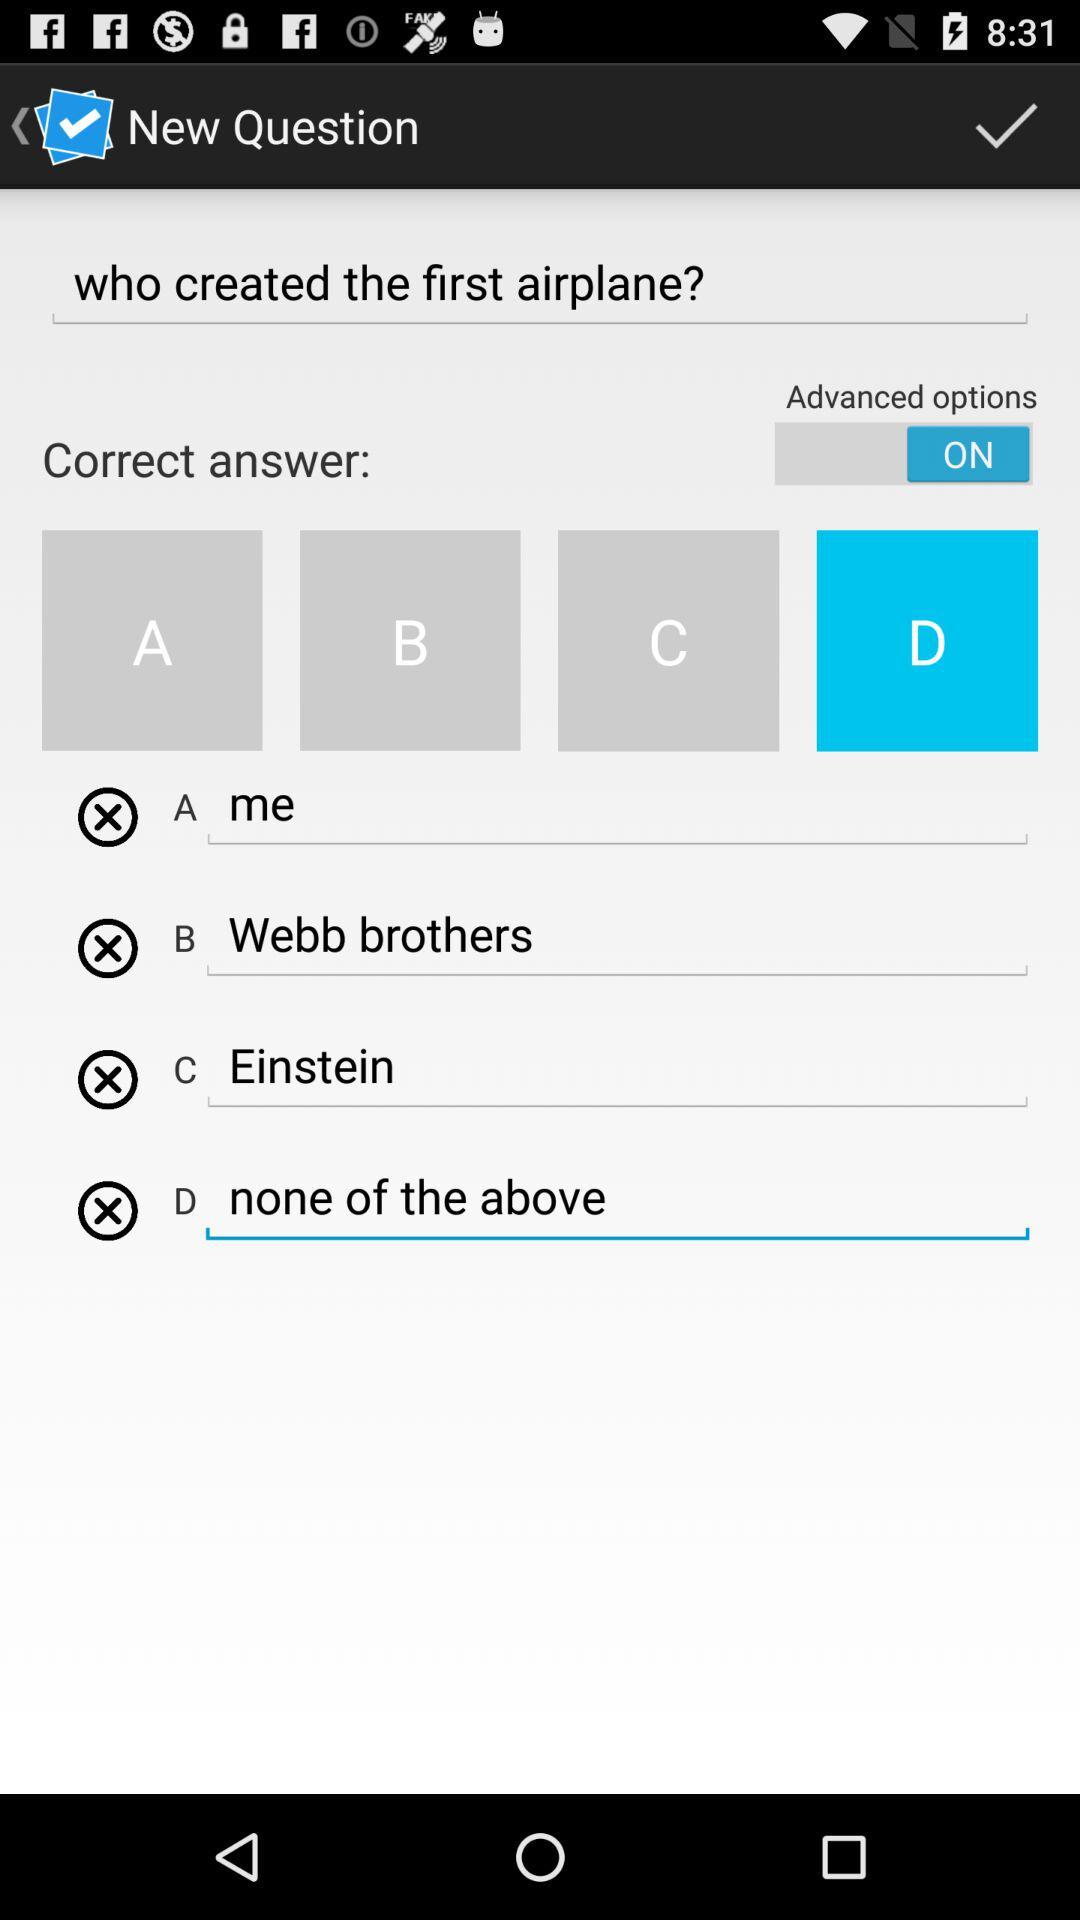 This screenshot has height=1920, width=1080. I want to click on advanced option, so click(903, 452).